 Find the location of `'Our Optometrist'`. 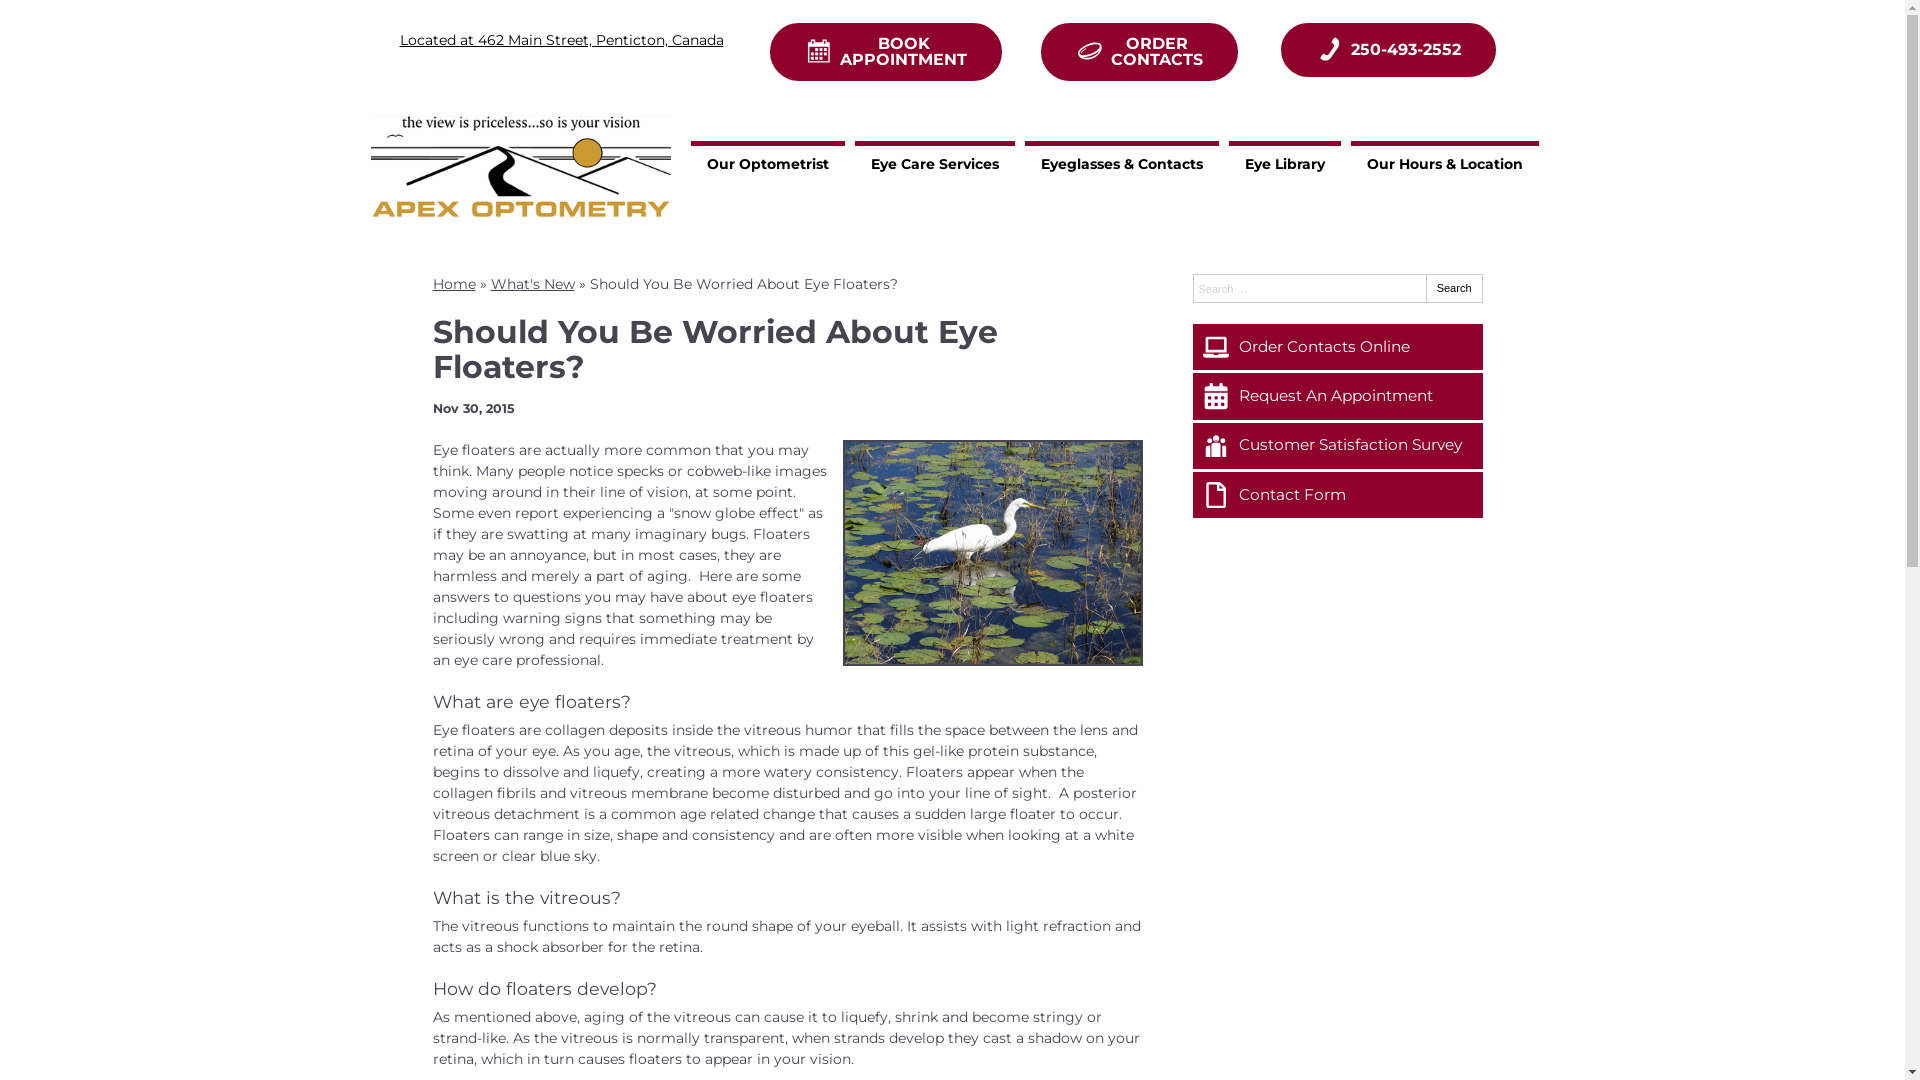

'Our Optometrist' is located at coordinates (767, 161).